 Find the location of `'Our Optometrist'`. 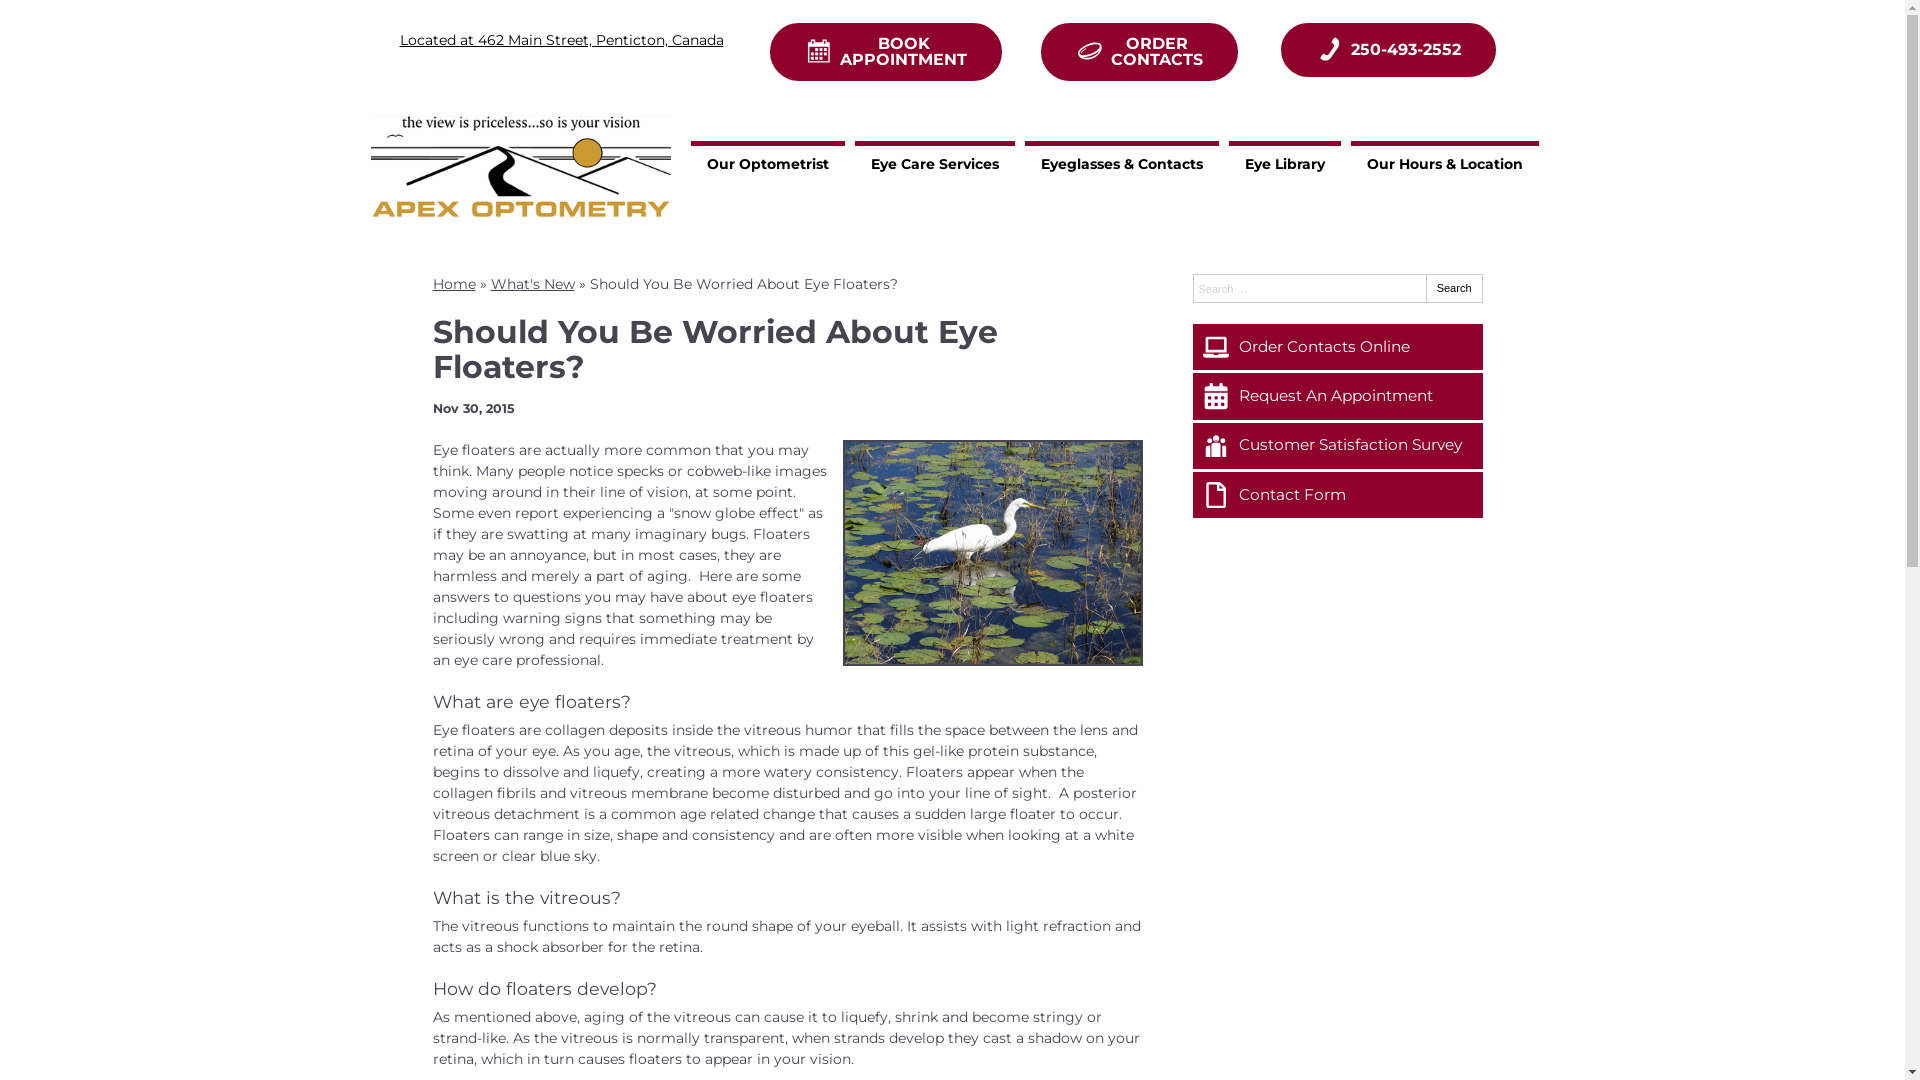

'Our Optometrist' is located at coordinates (767, 161).